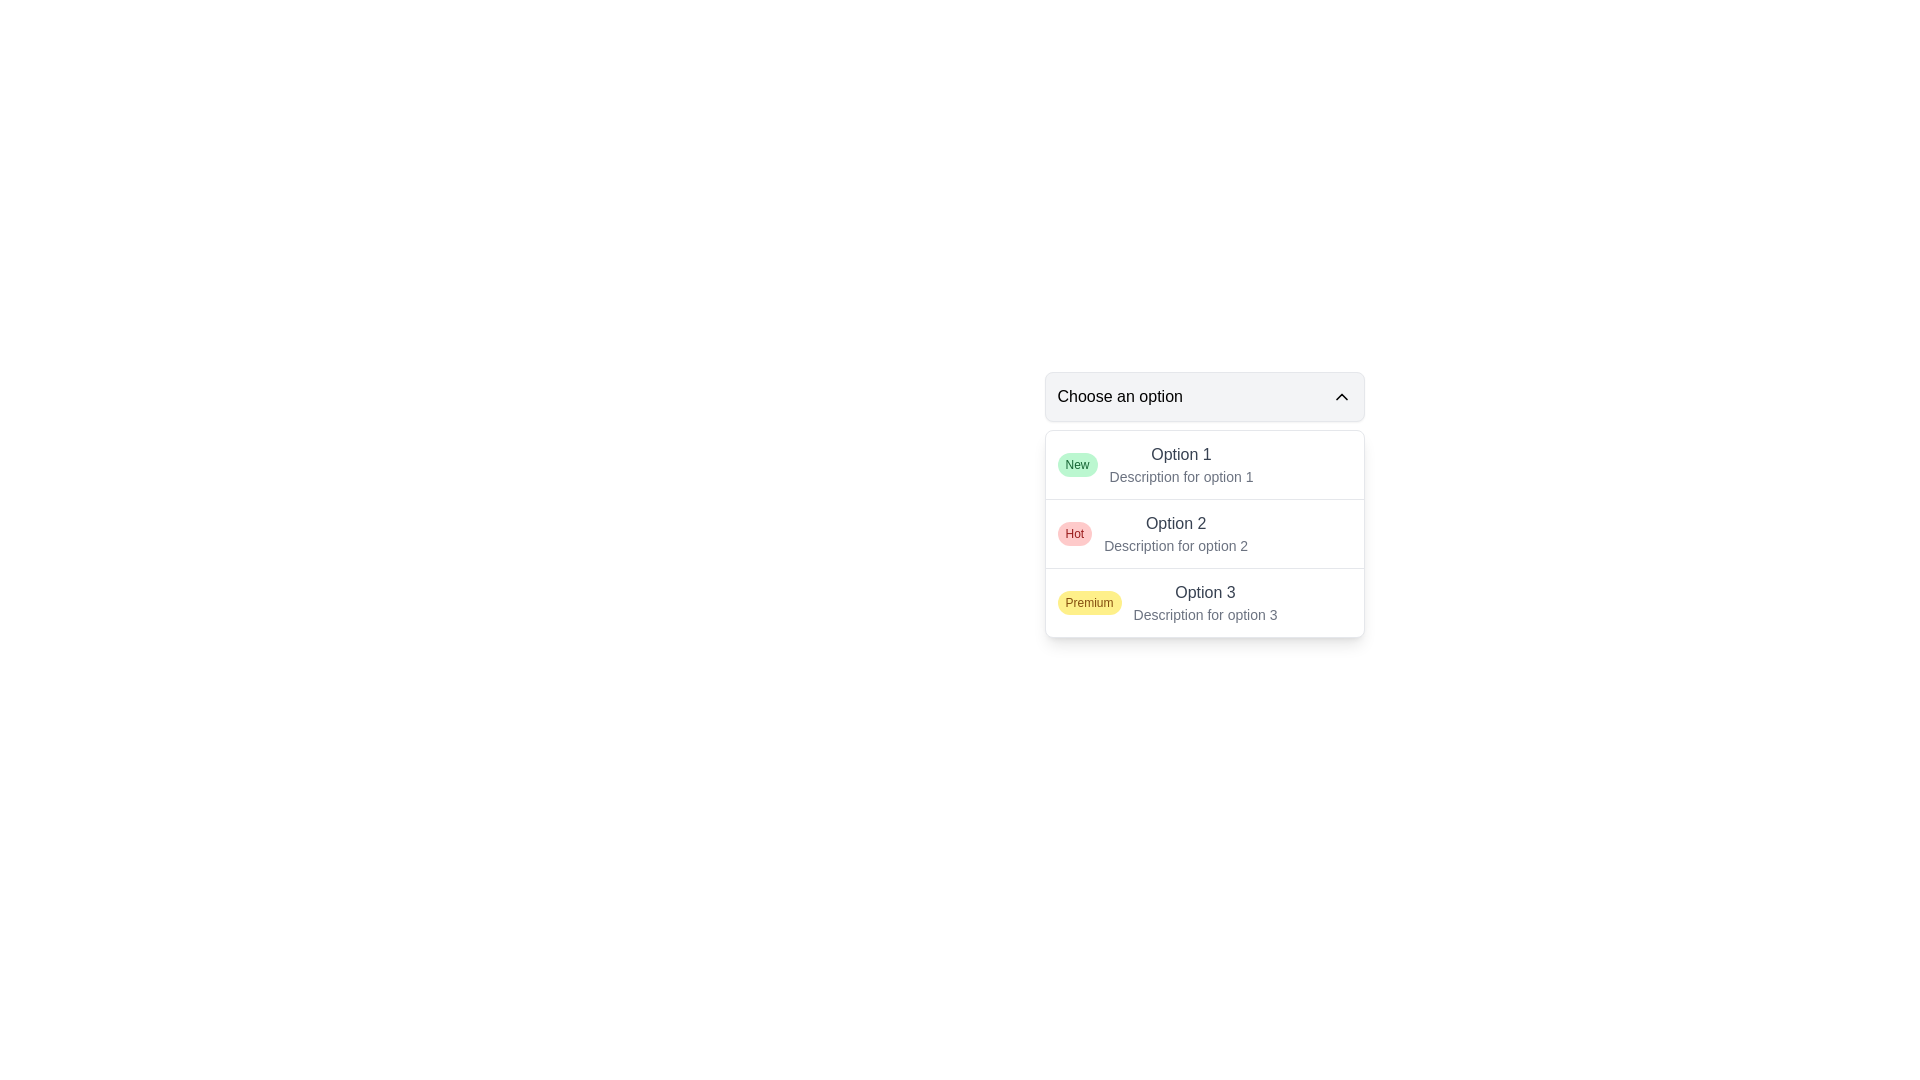 This screenshot has height=1080, width=1920. What do you see at coordinates (1203, 532) in the screenshot?
I see `text information from the second list item labeled 'Hot' with a red background and containing 'Option 2' and its description in a dropdown menu panel` at bounding box center [1203, 532].